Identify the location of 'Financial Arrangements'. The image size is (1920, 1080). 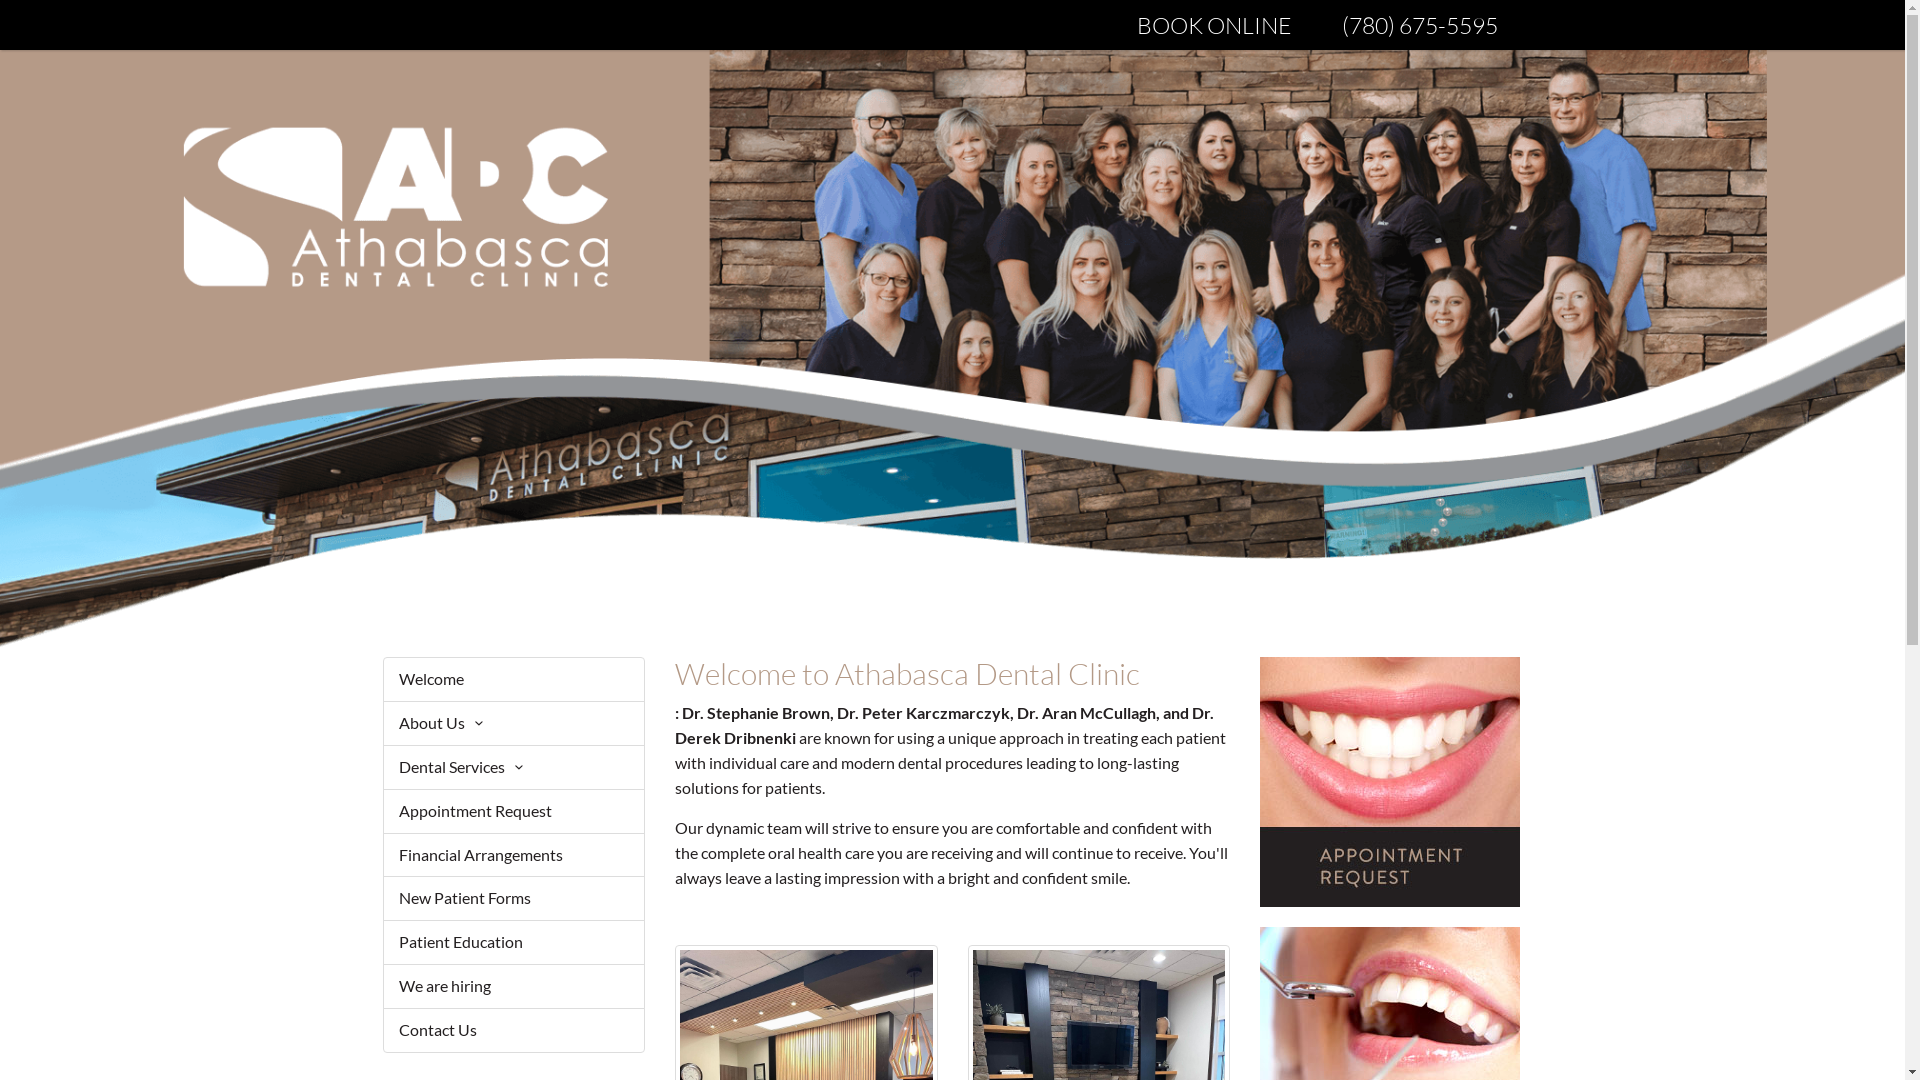
(514, 855).